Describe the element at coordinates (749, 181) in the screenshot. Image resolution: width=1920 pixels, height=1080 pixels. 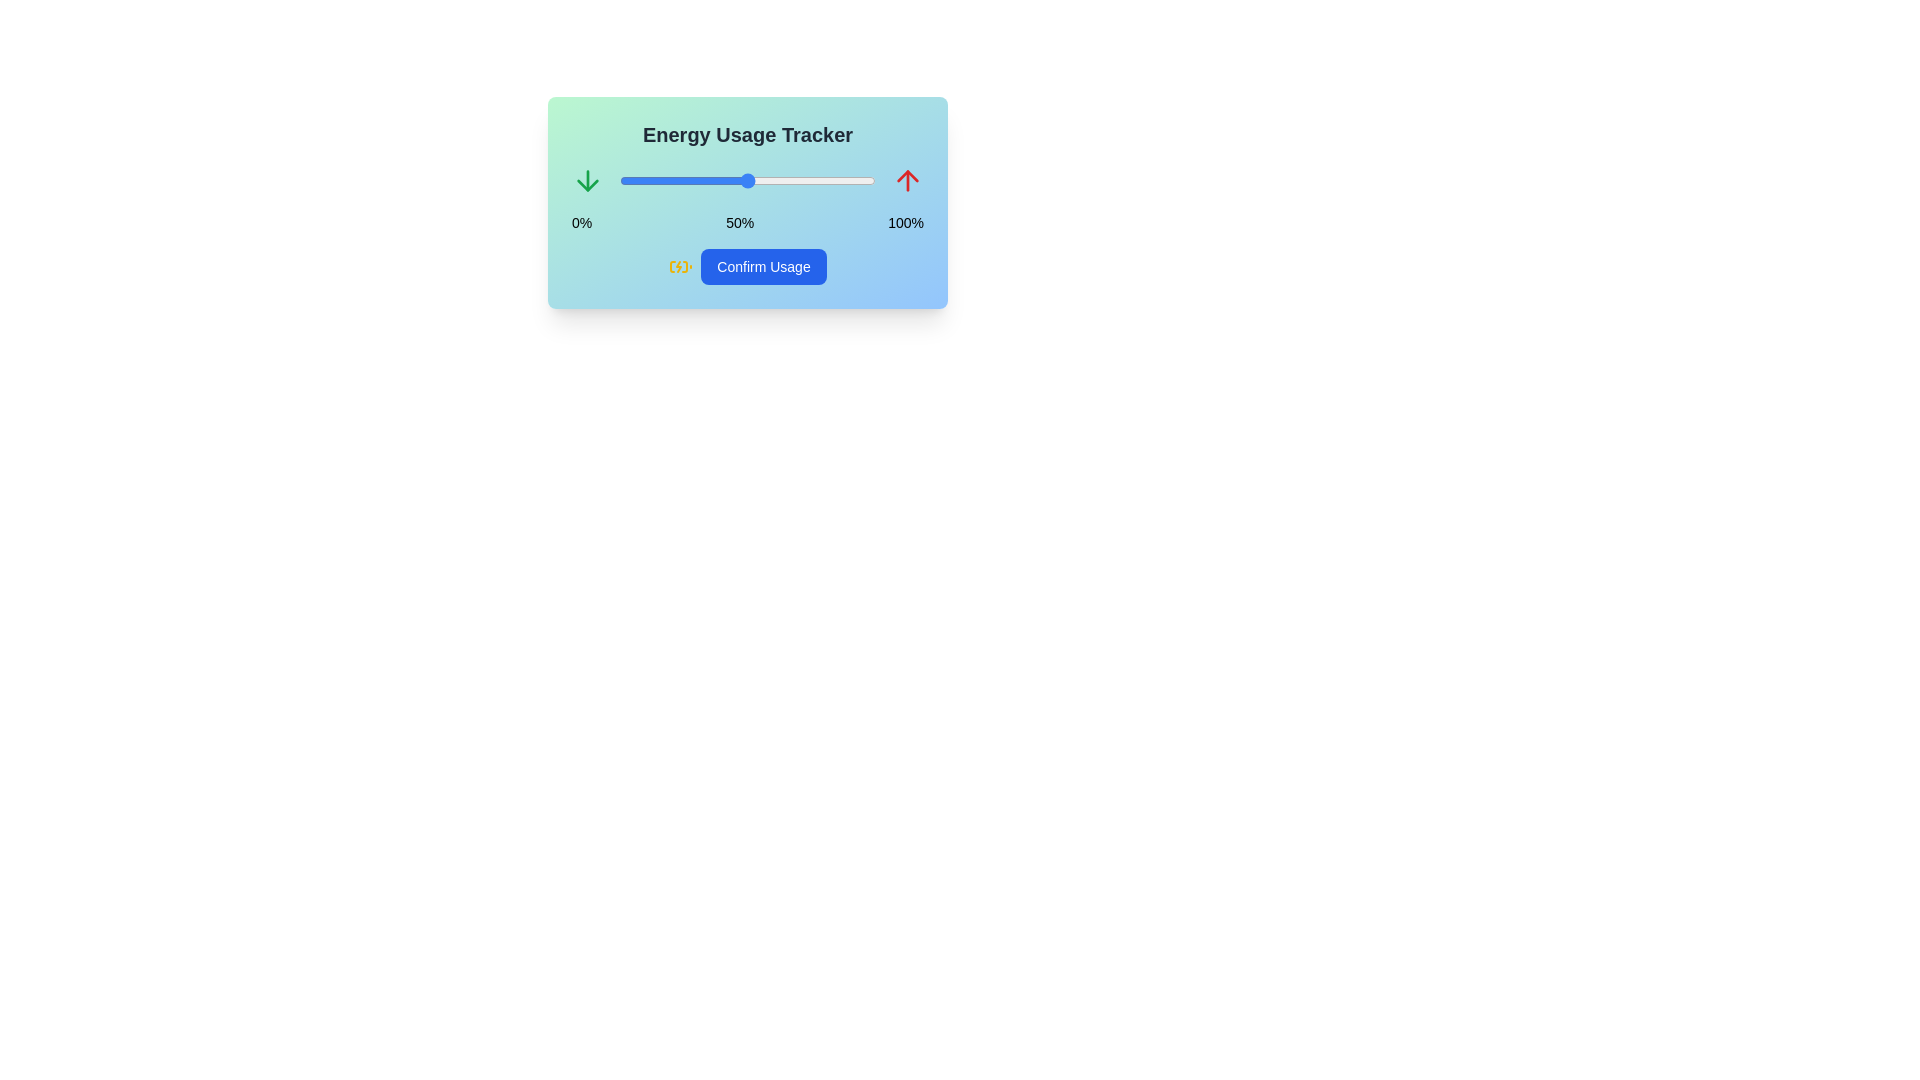
I see `the energy usage slider to 51%` at that location.